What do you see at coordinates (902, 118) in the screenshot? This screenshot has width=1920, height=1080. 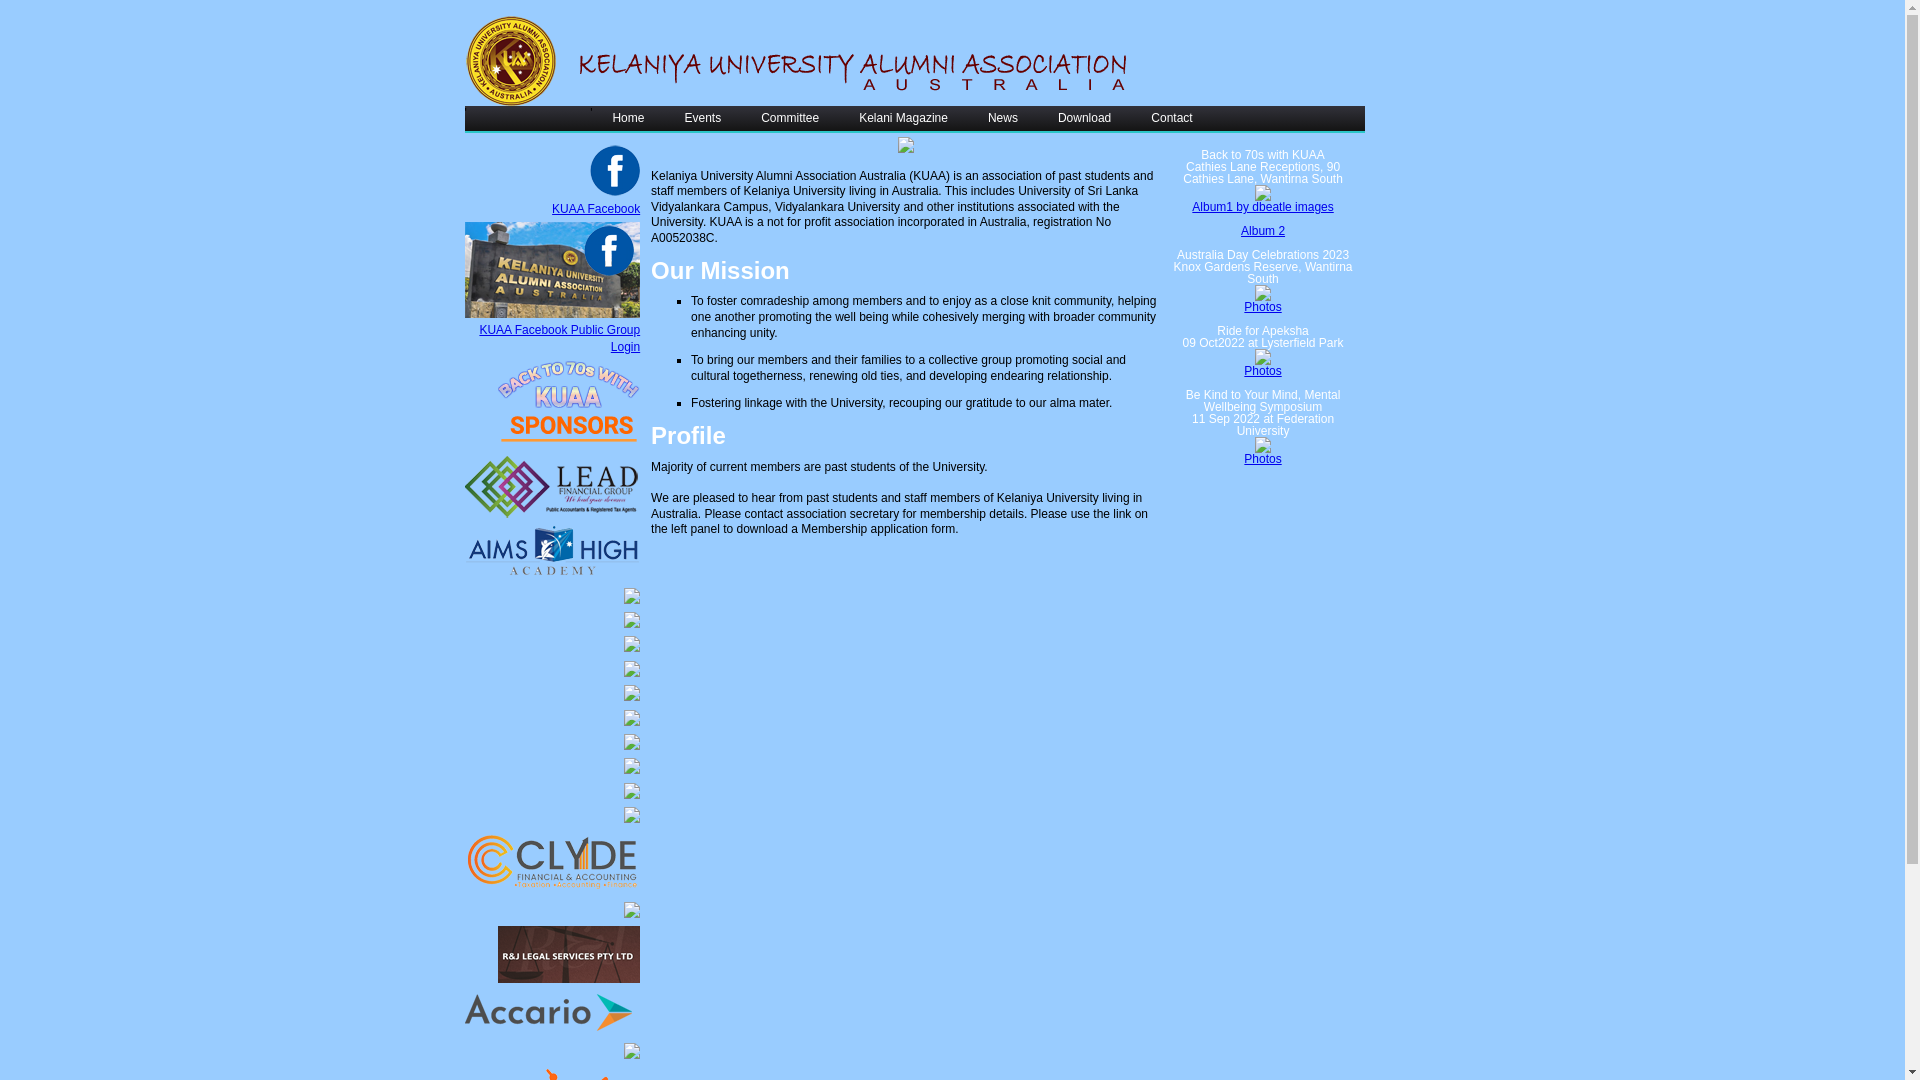 I see `'Kelani Magazine'` at bounding box center [902, 118].